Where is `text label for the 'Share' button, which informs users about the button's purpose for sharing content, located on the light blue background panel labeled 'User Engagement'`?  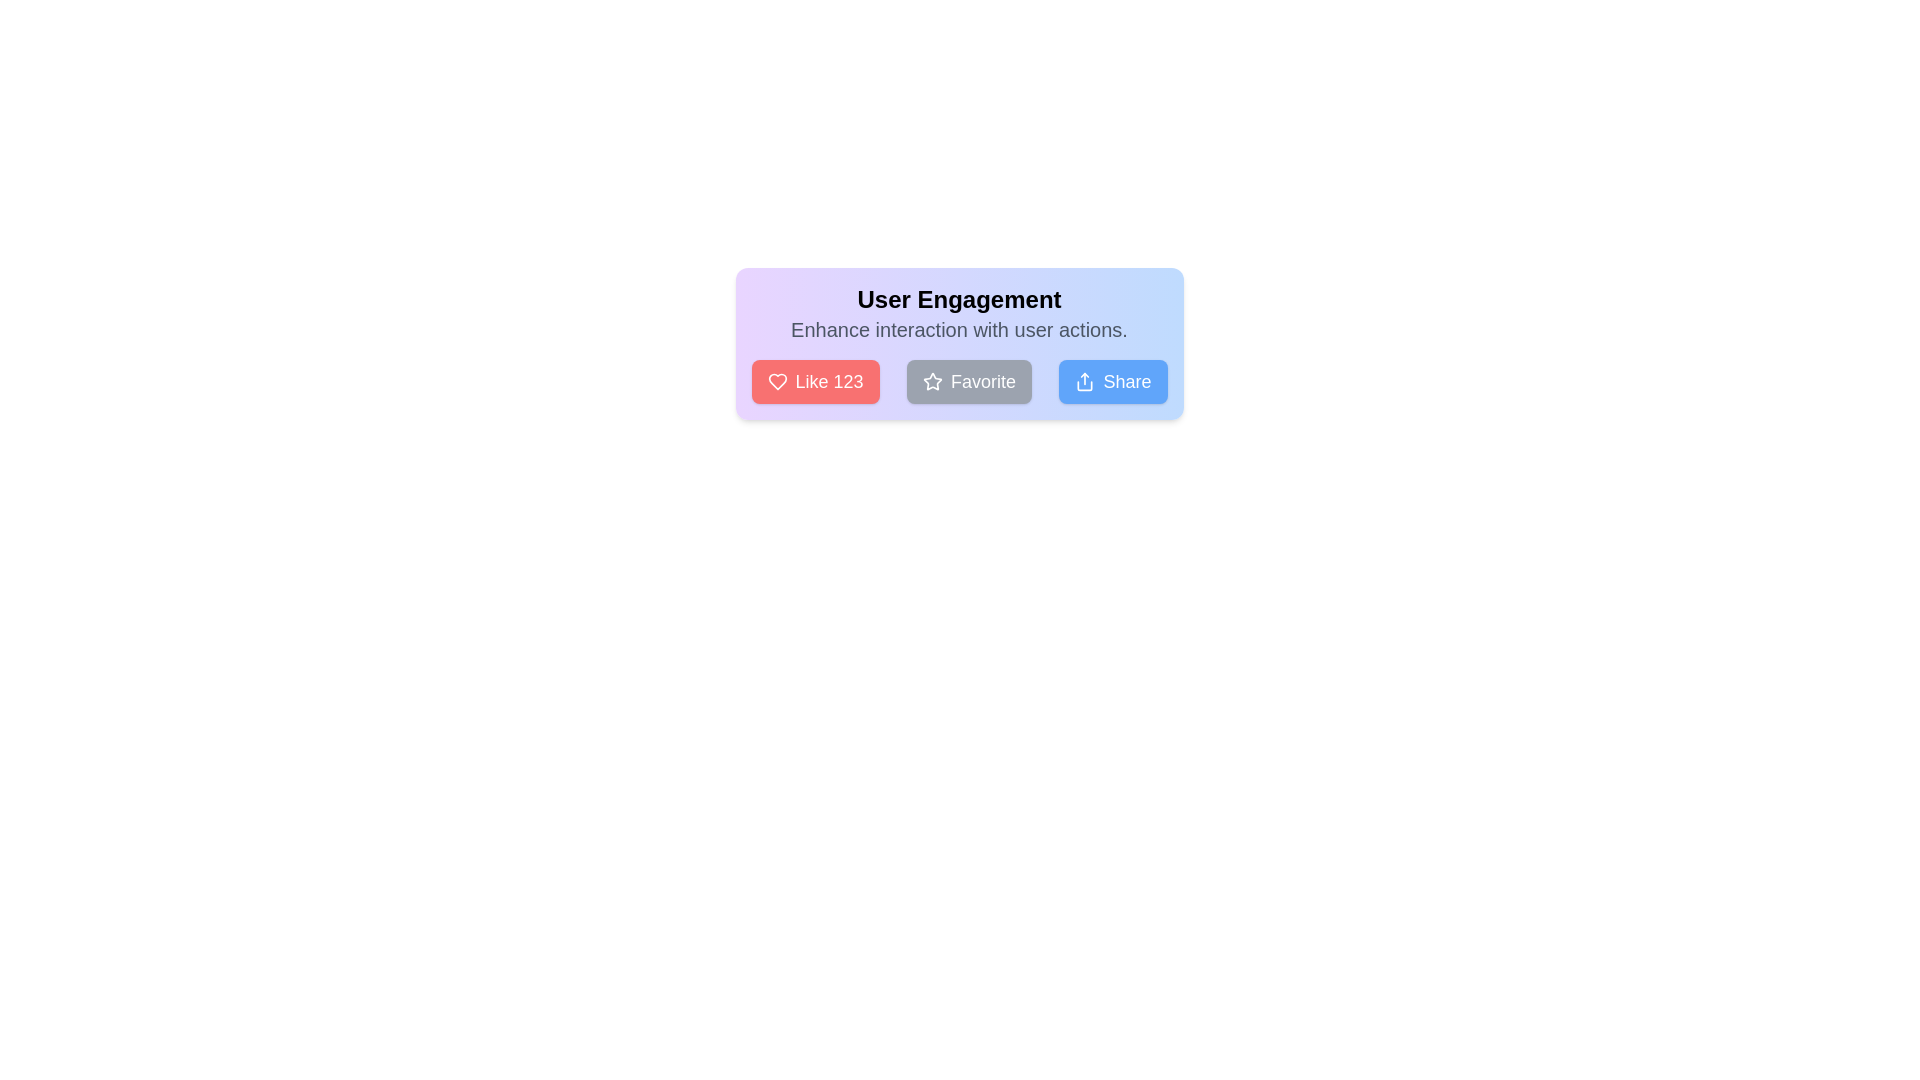
text label for the 'Share' button, which informs users about the button's purpose for sharing content, located on the light blue background panel labeled 'User Engagement' is located at coordinates (1127, 381).